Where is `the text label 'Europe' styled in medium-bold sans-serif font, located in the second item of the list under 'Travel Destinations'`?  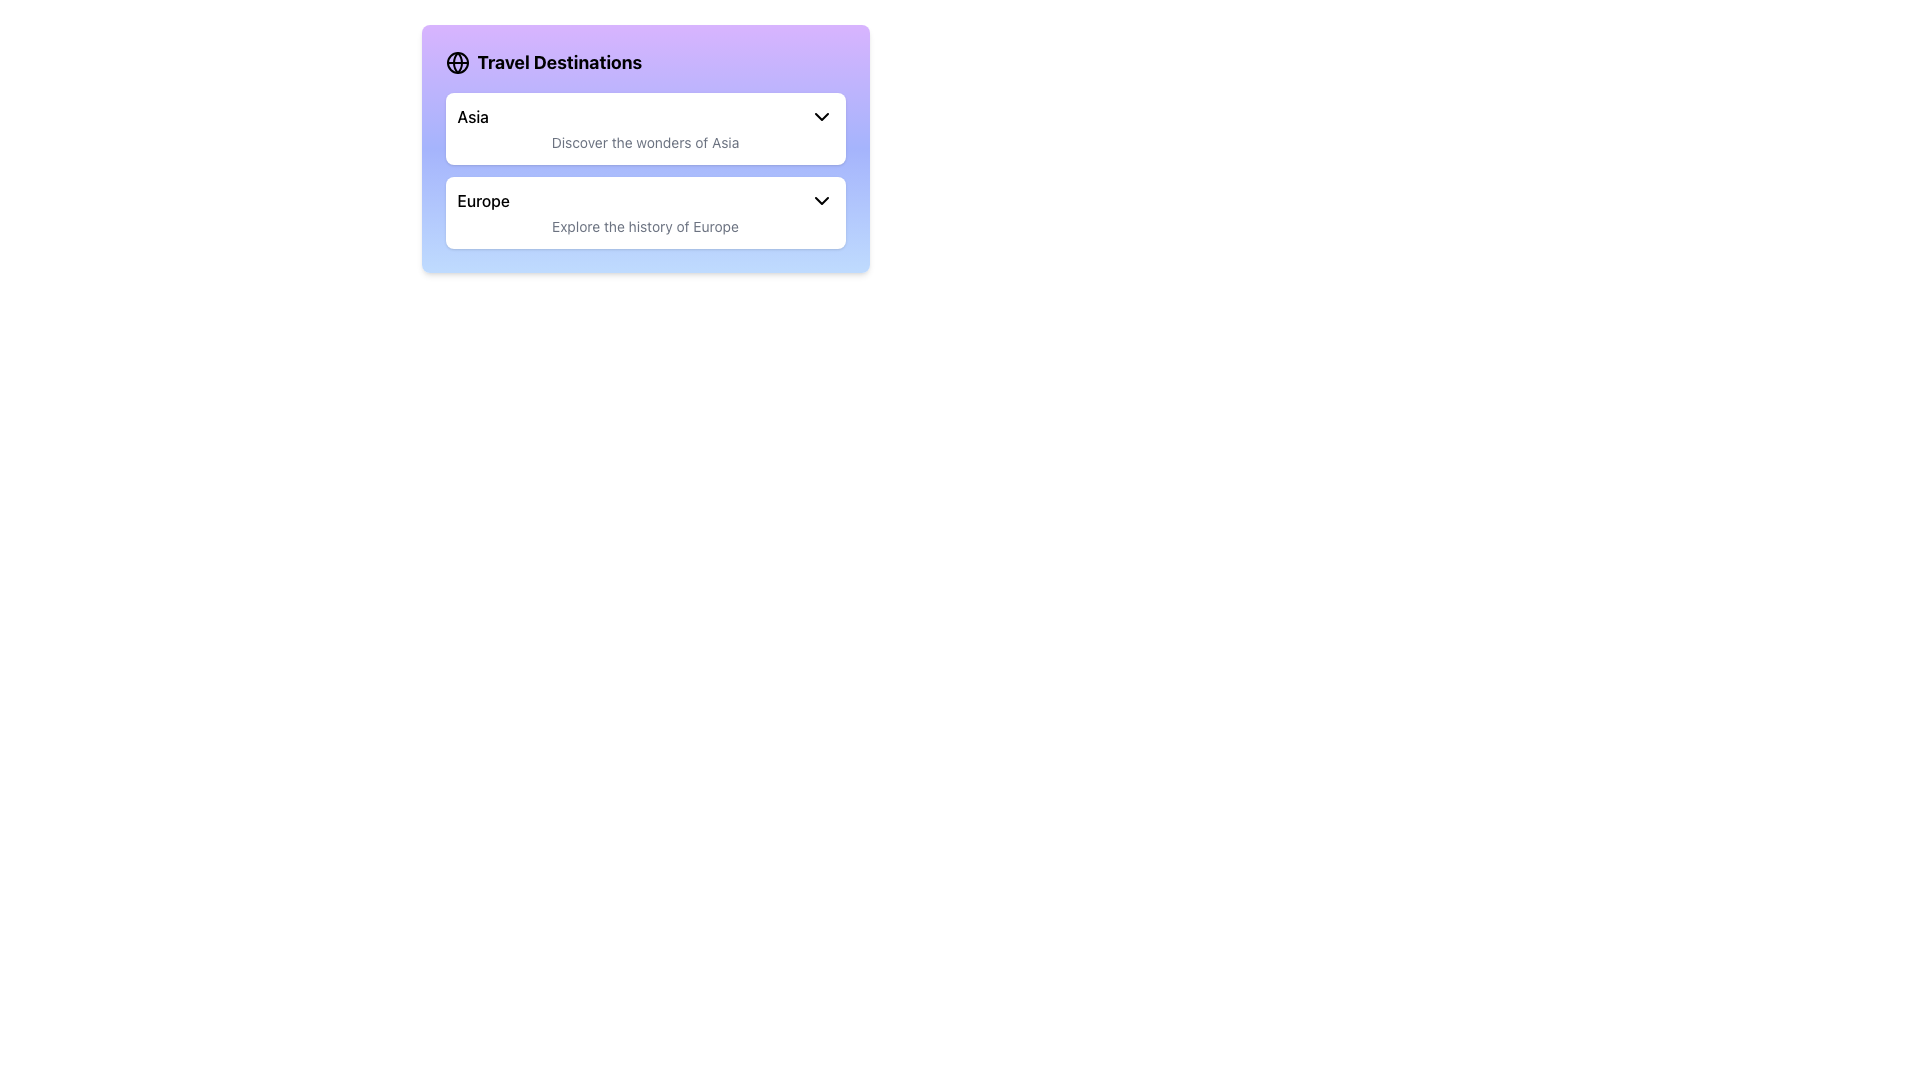
the text label 'Europe' styled in medium-bold sans-serif font, located in the second item of the list under 'Travel Destinations' is located at coordinates (483, 200).